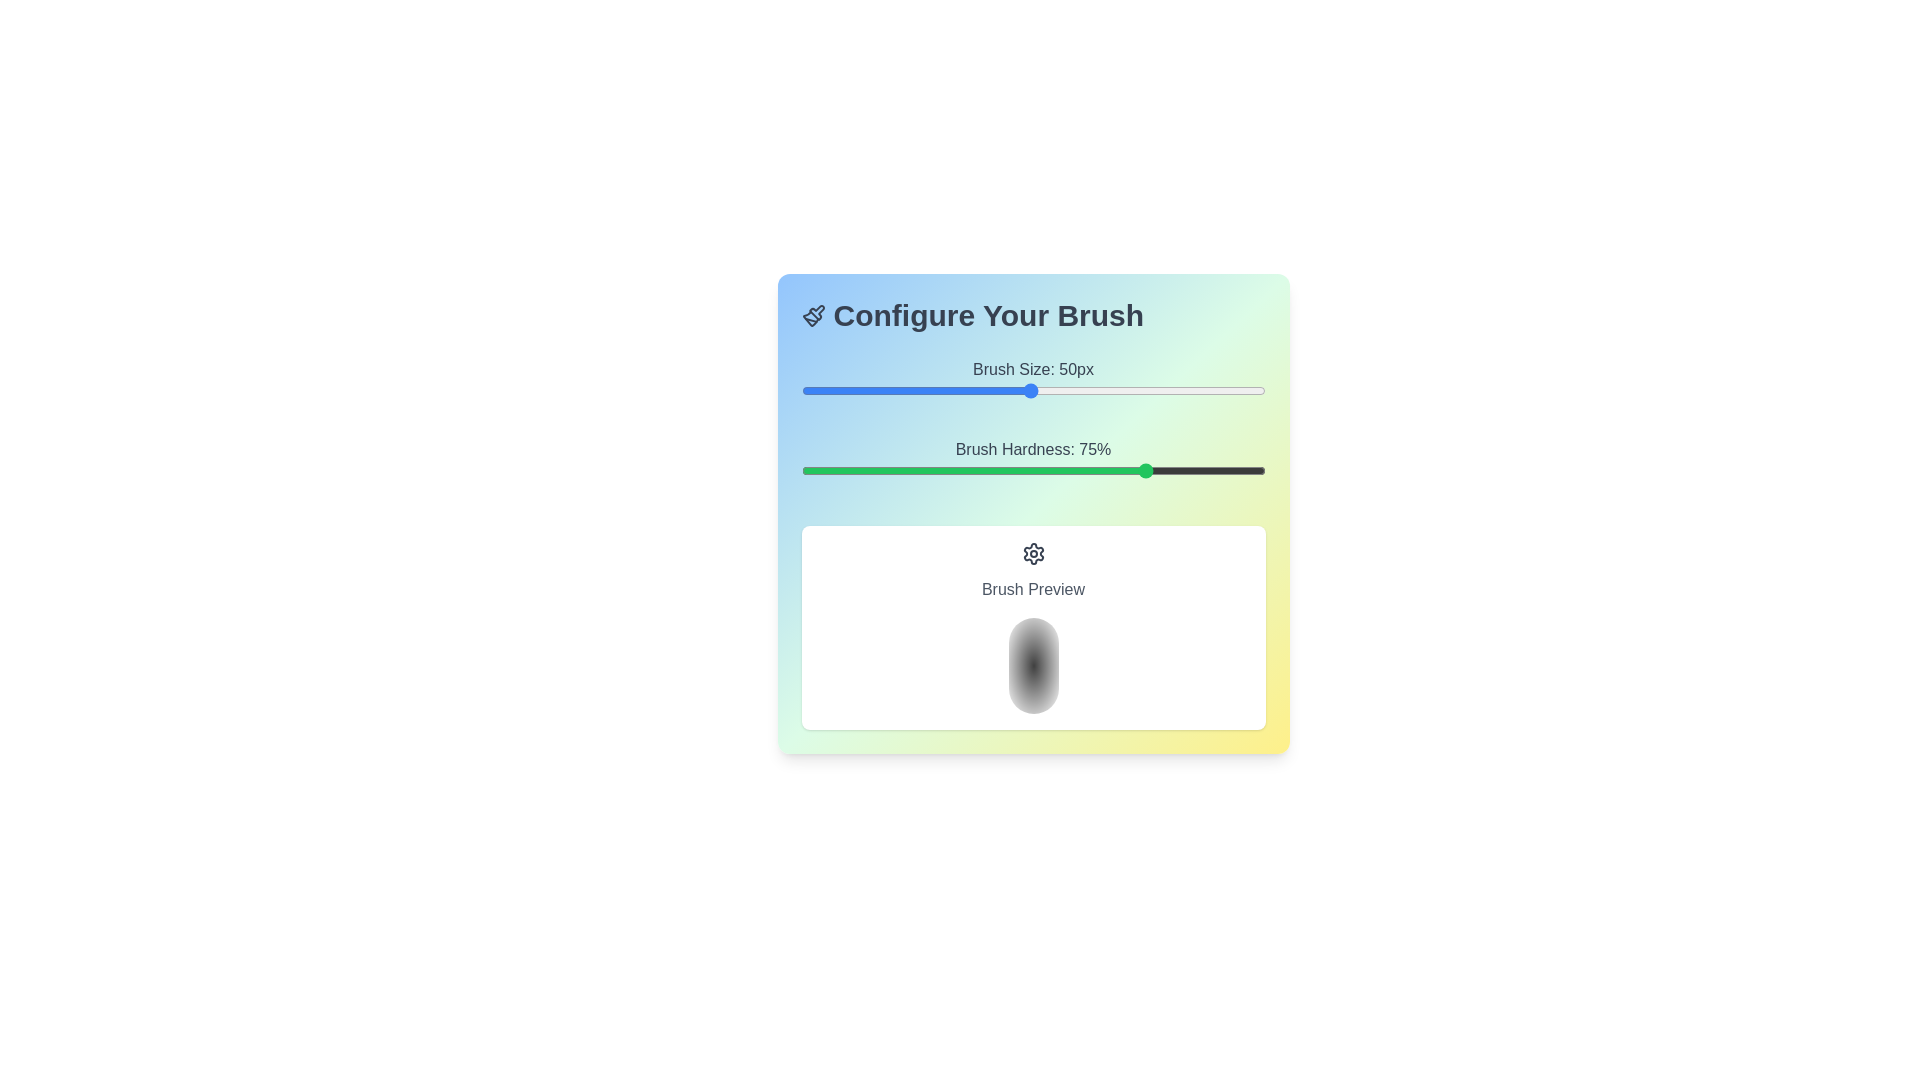 Image resolution: width=1920 pixels, height=1080 pixels. Describe the element at coordinates (1033, 627) in the screenshot. I see `the Brush Preview area to observe its appearance` at that location.